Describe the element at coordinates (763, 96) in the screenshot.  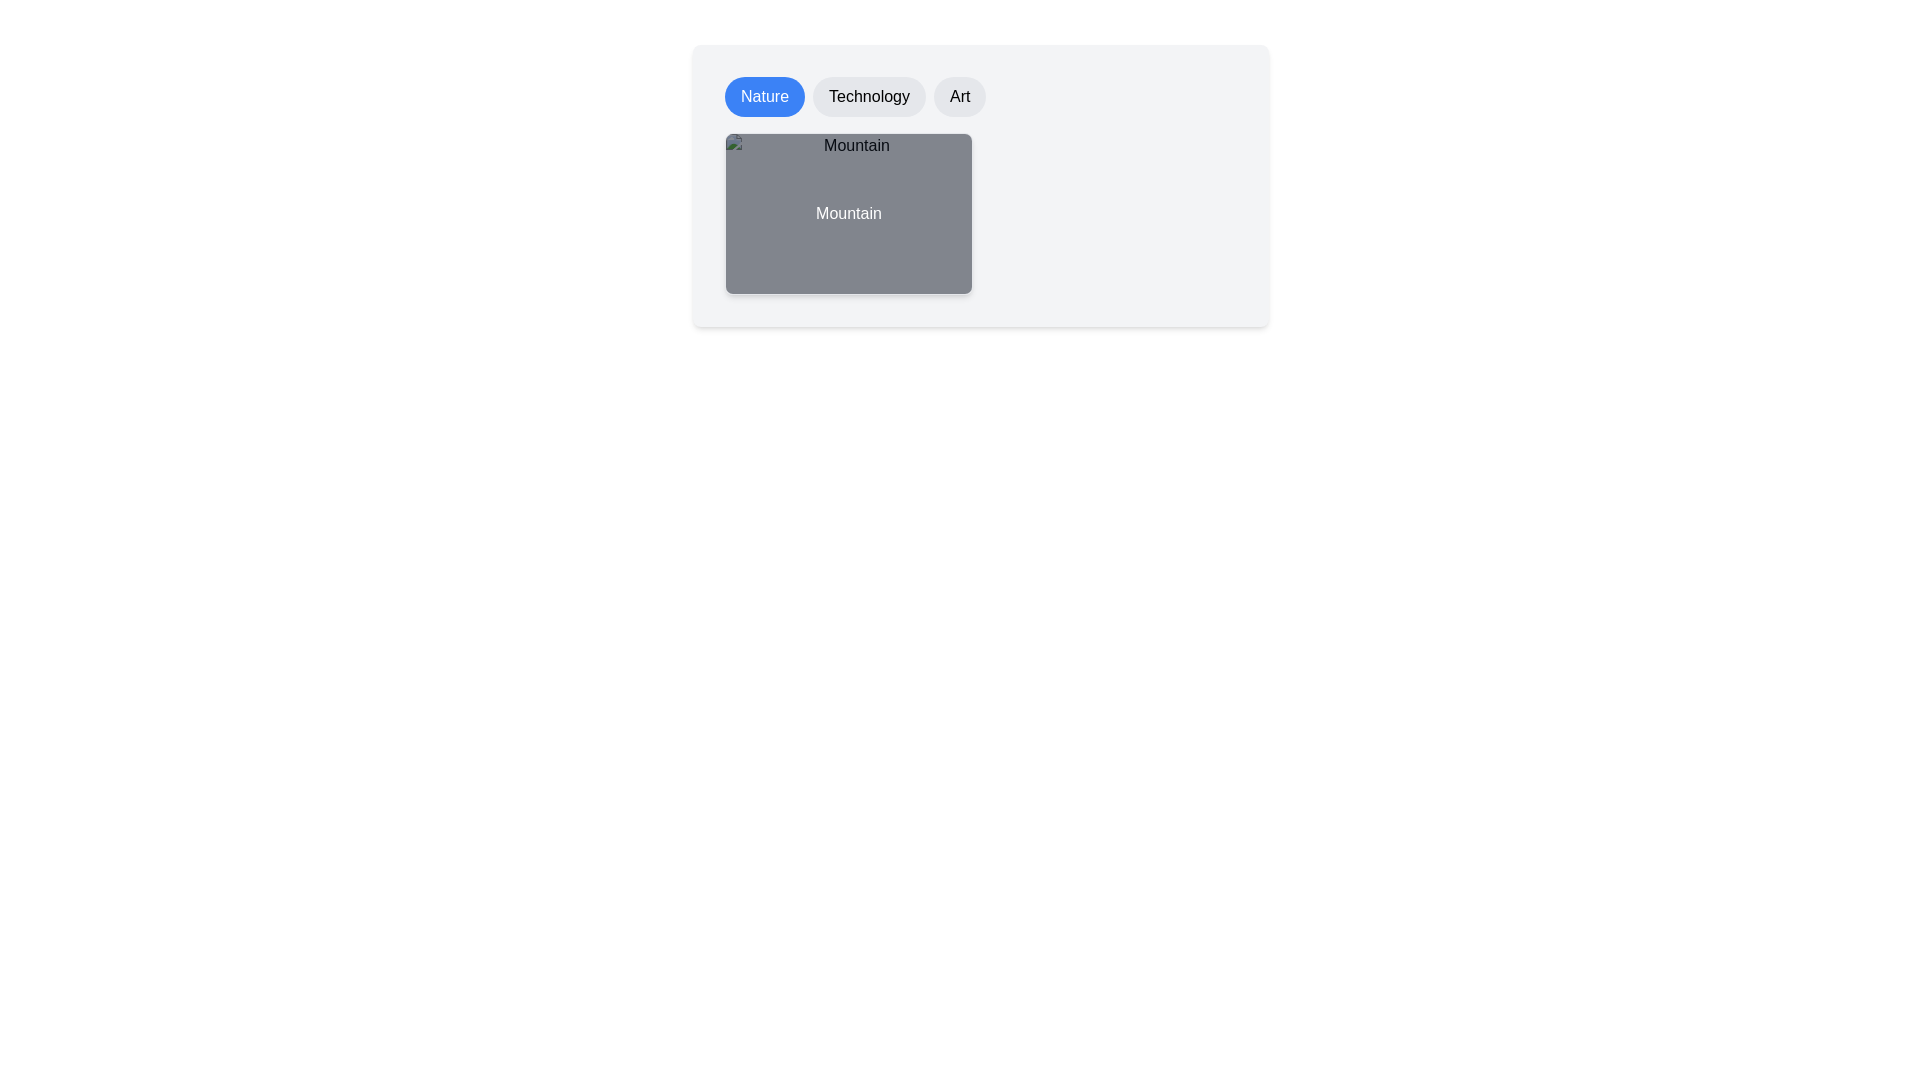
I see `the Nature chip to filter images by the selected category` at that location.